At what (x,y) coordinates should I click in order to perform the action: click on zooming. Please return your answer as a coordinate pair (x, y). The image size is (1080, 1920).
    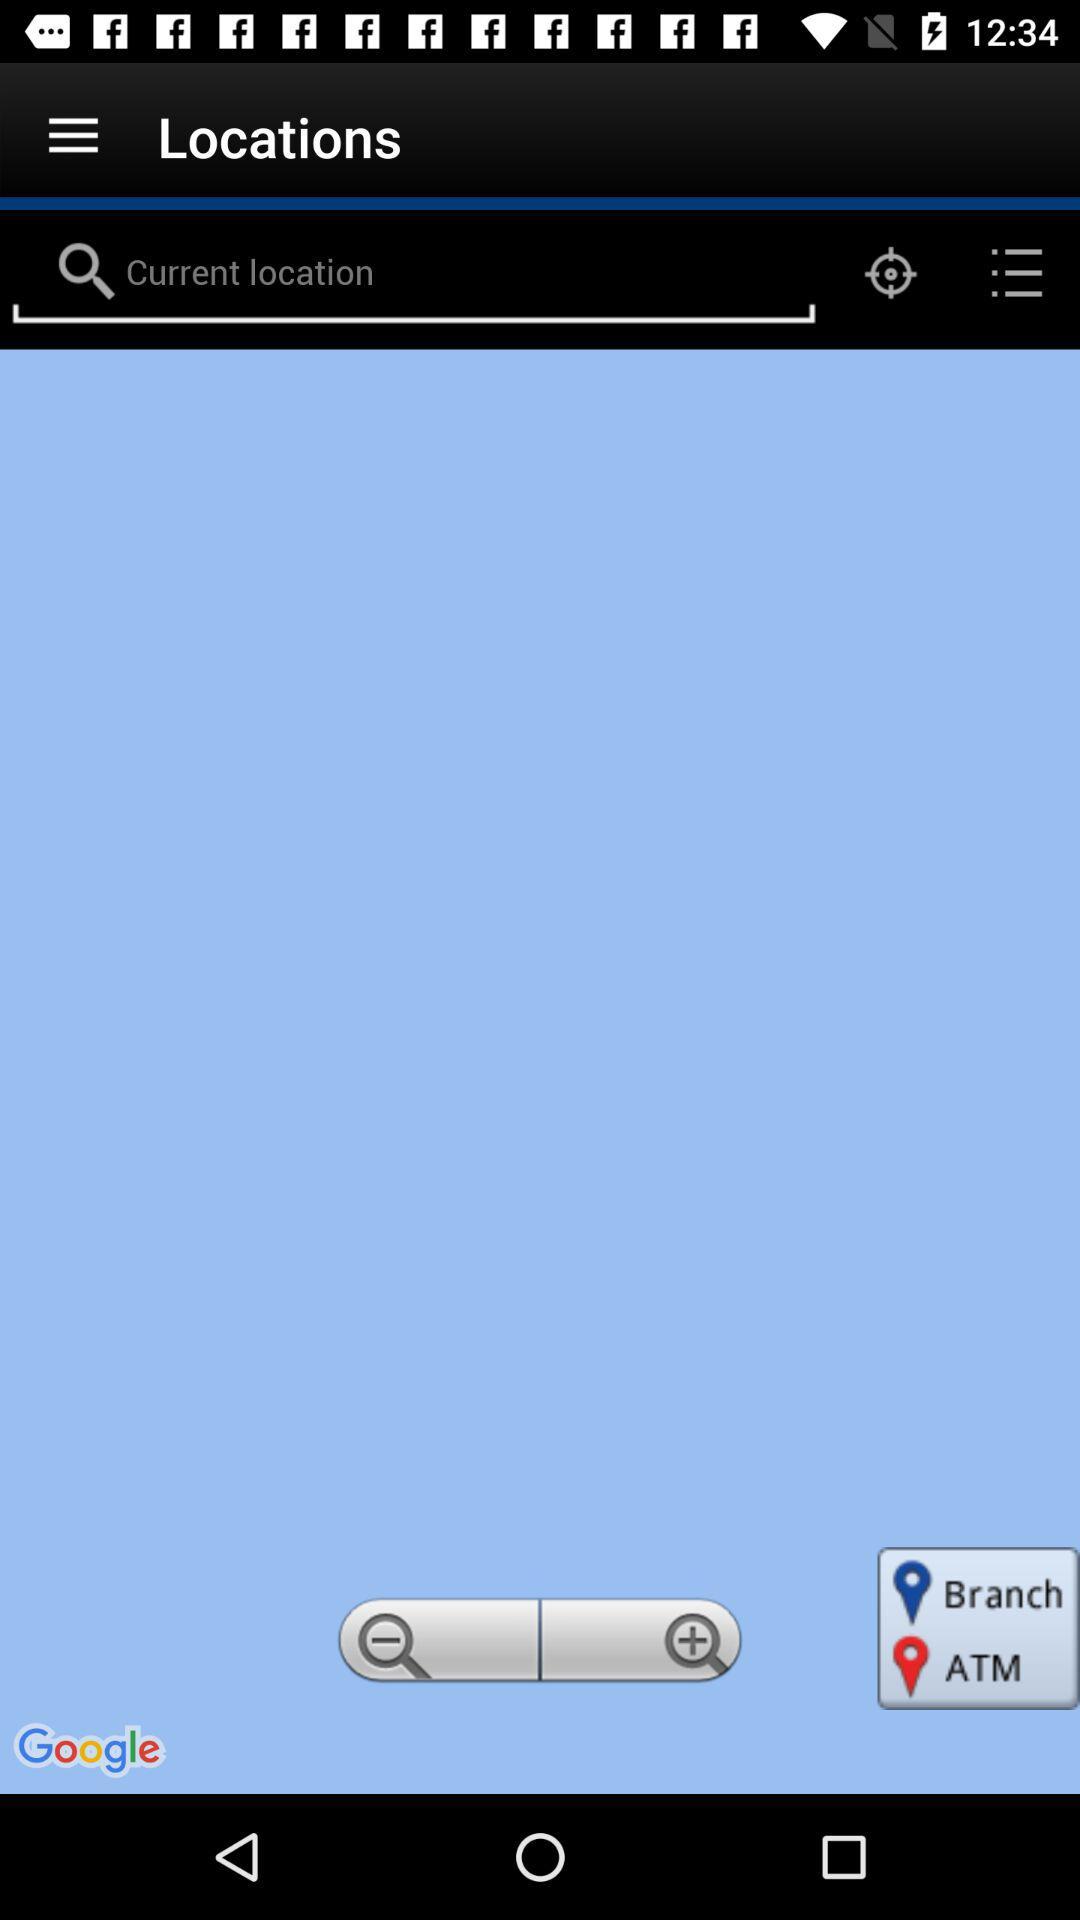
    Looking at the image, I should click on (644, 1646).